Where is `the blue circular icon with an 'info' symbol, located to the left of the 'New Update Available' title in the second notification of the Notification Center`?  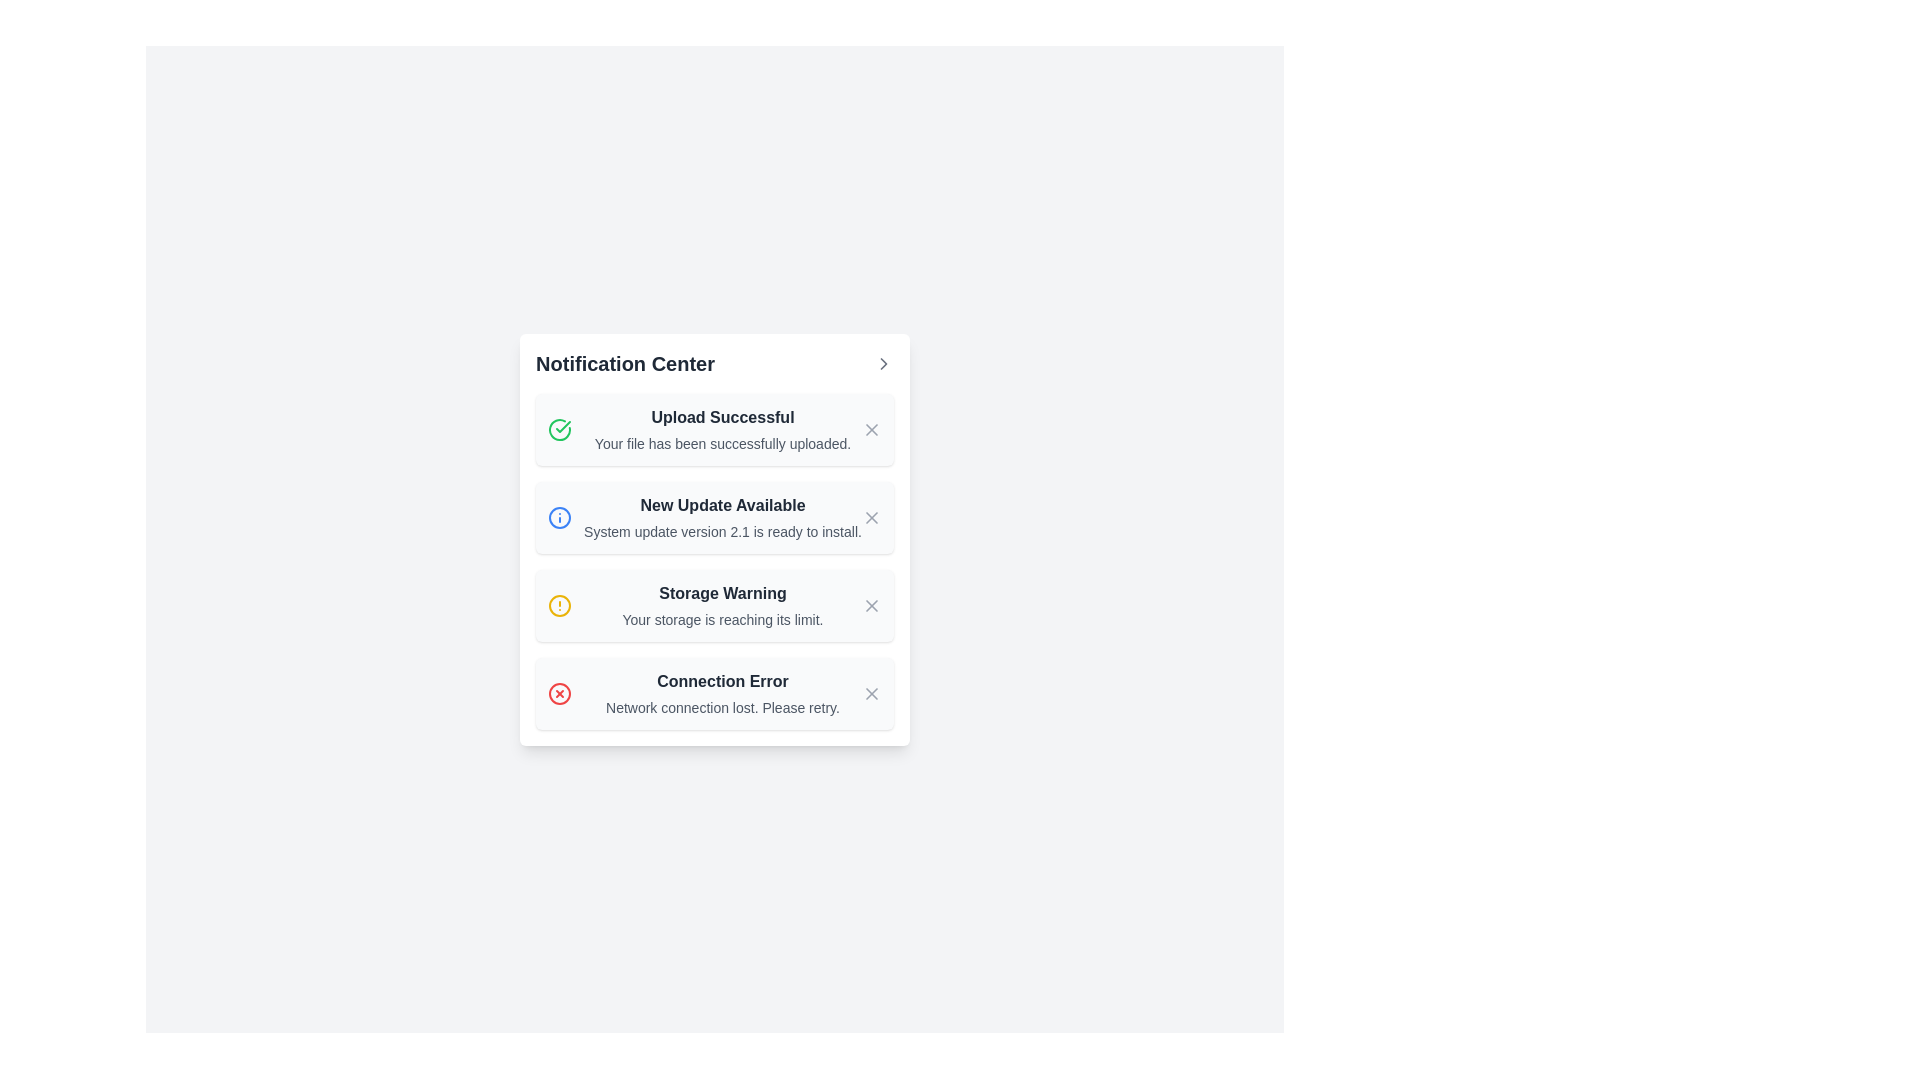 the blue circular icon with an 'info' symbol, located to the left of the 'New Update Available' title in the second notification of the Notification Center is located at coordinates (560, 516).